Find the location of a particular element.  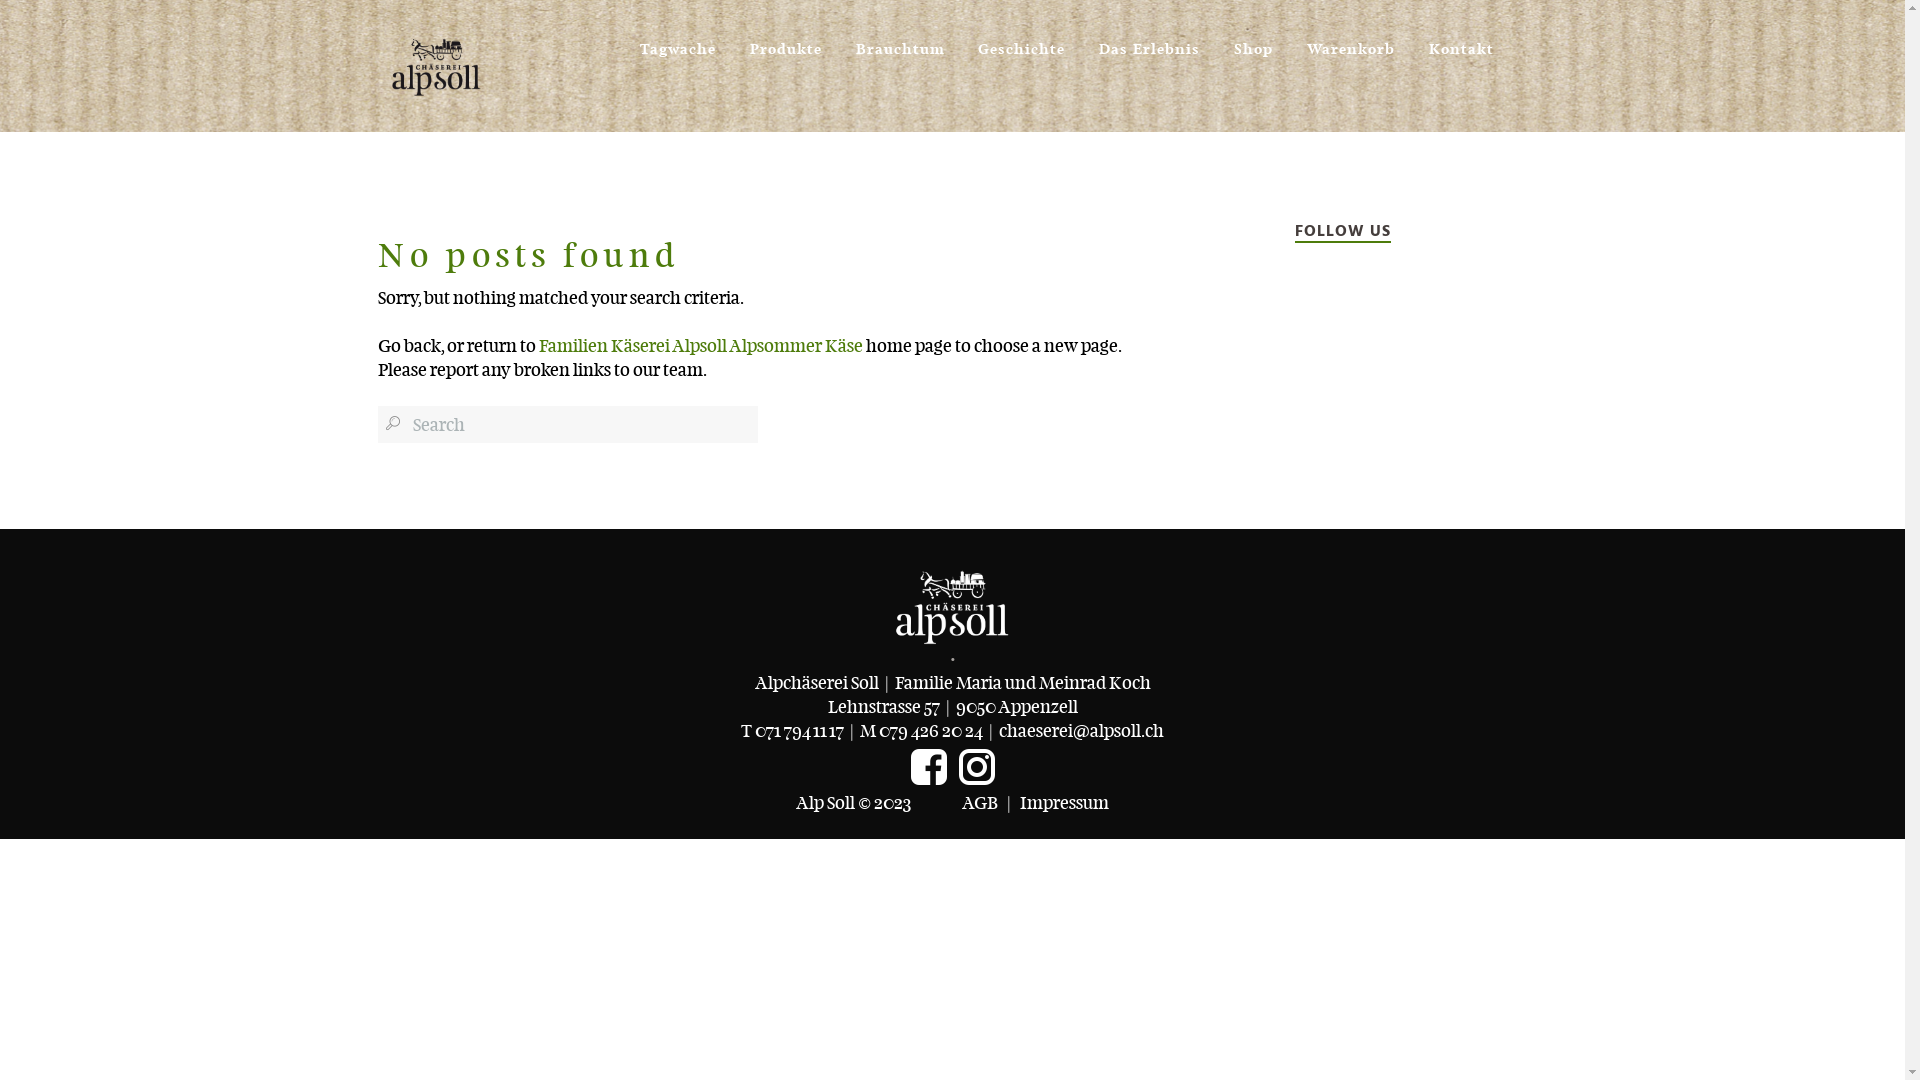

'chaeserei@alpsoll.ch' is located at coordinates (1080, 730).